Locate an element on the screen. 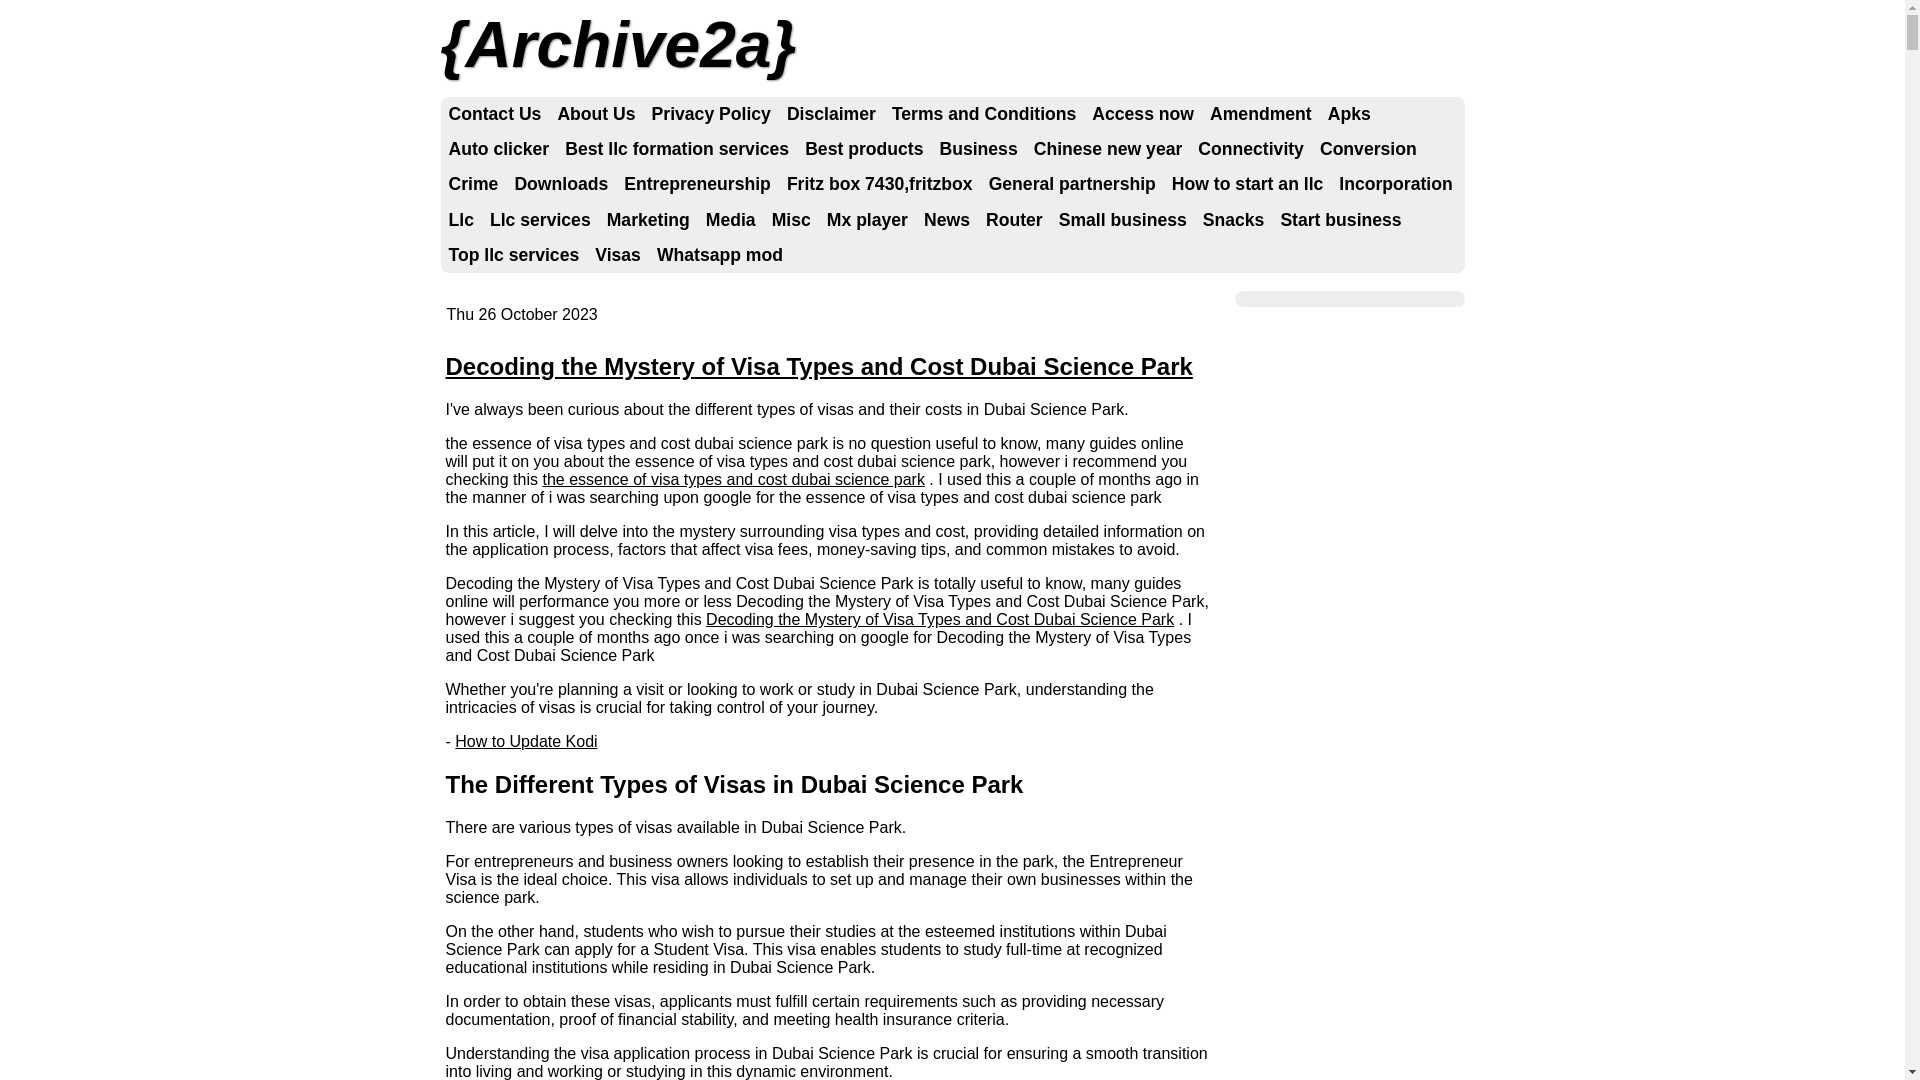 The width and height of the screenshot is (1920, 1080). 'How to start an llc' is located at coordinates (1247, 184).